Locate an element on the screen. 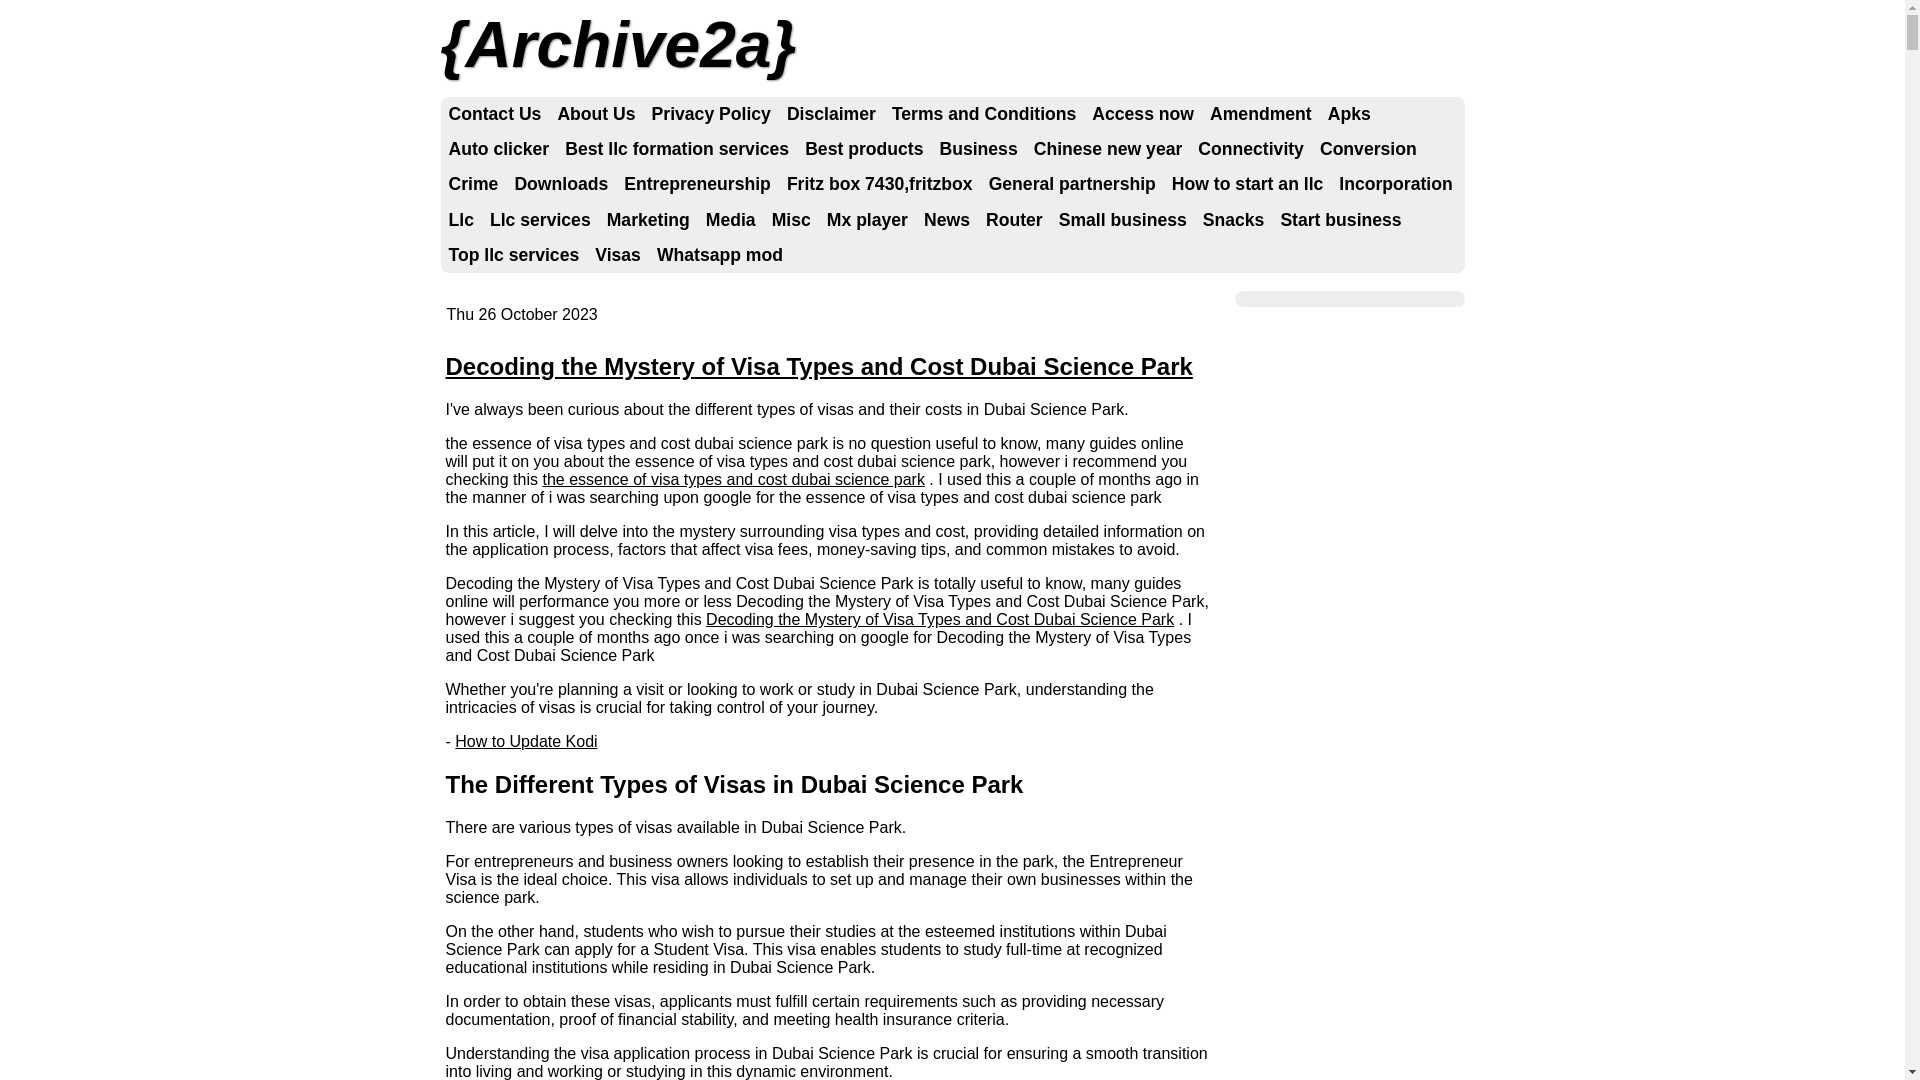 The width and height of the screenshot is (1920, 1080). 'How to start an llc' is located at coordinates (1247, 184).